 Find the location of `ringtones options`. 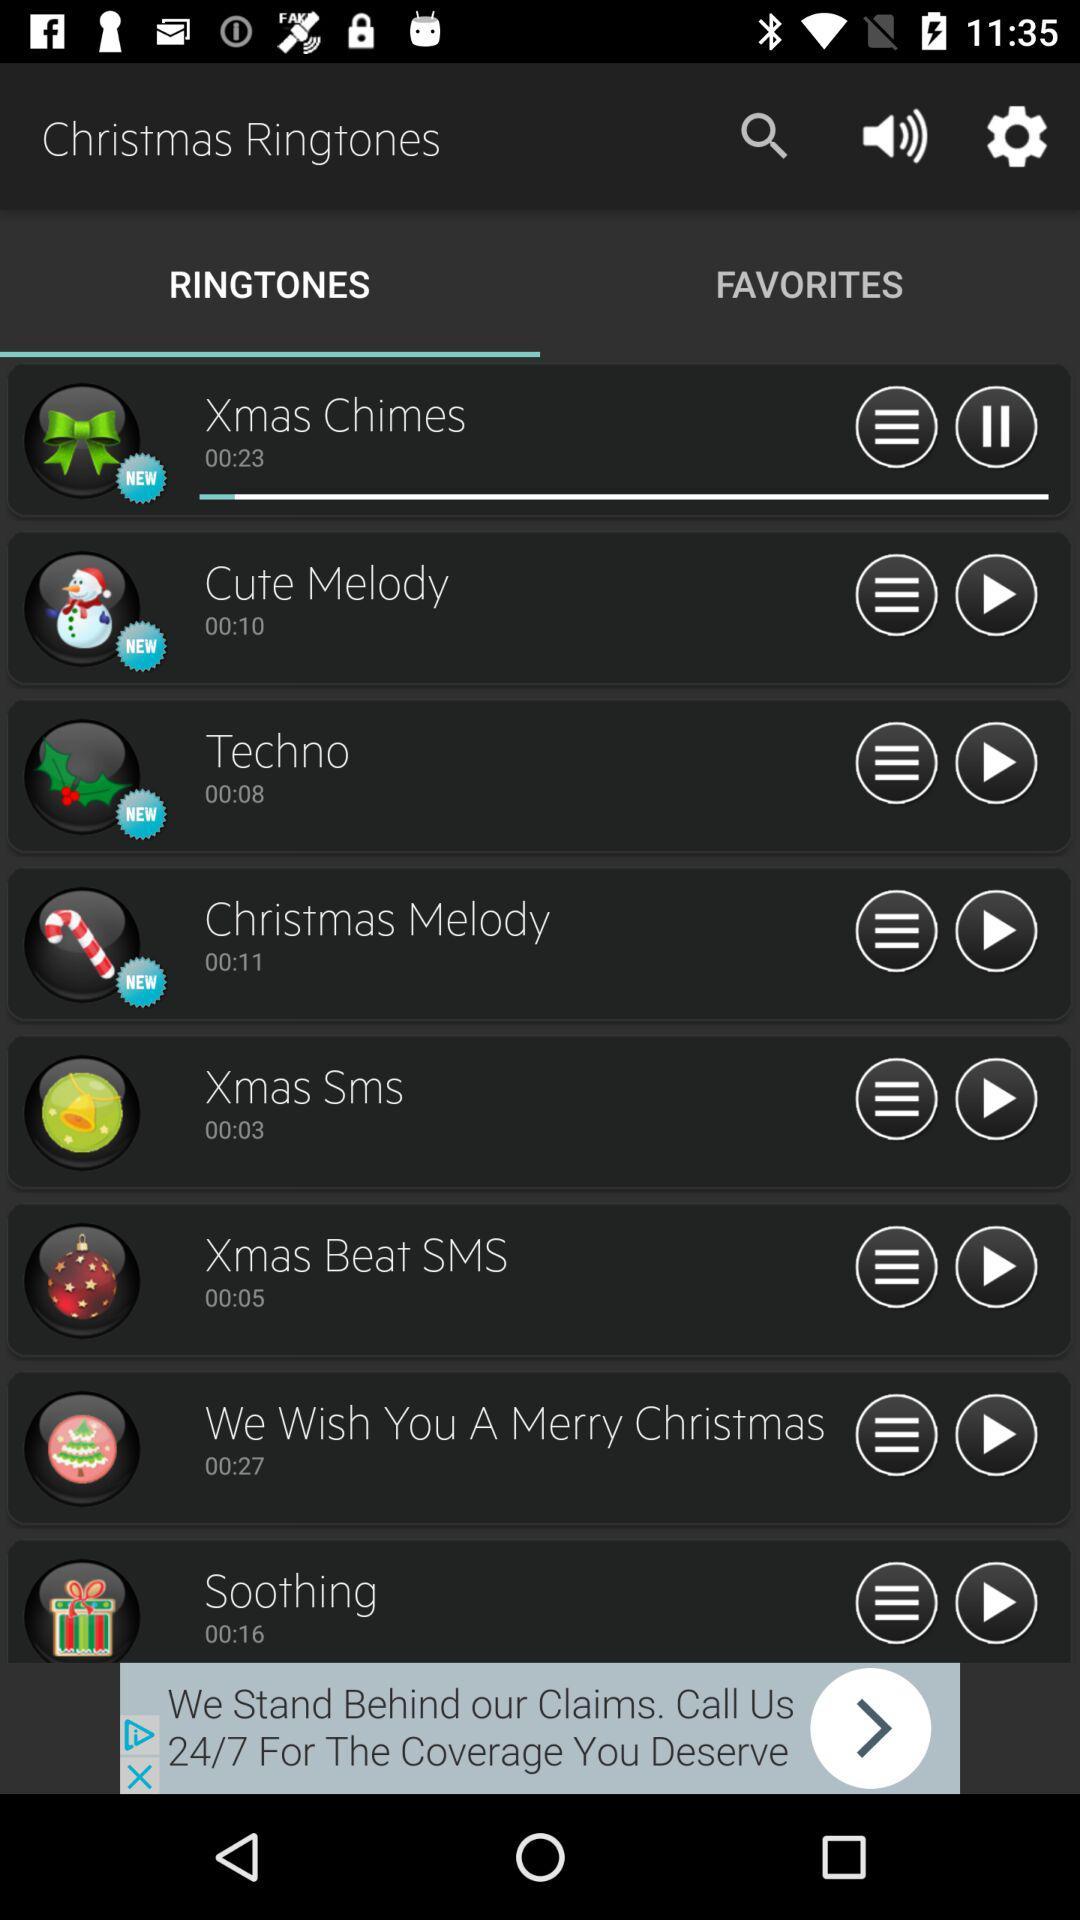

ringtones options is located at coordinates (80, 440).